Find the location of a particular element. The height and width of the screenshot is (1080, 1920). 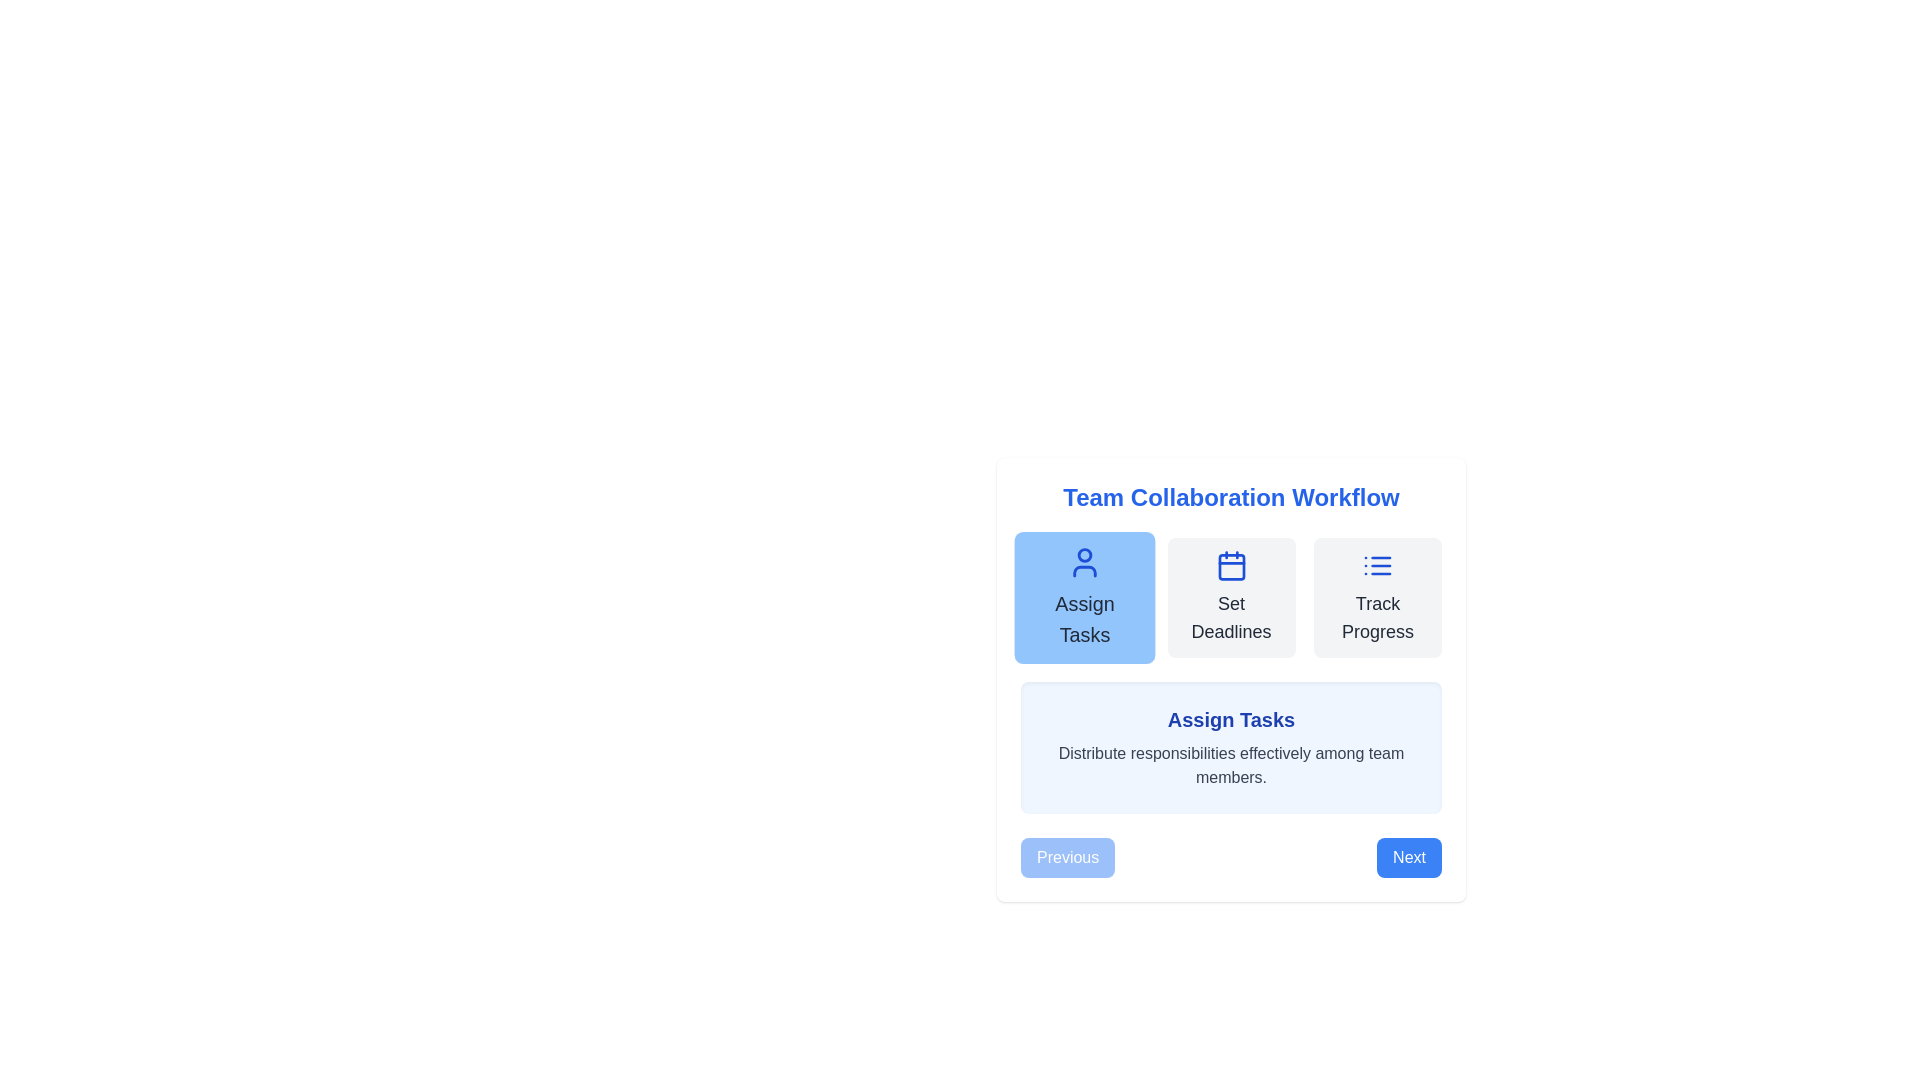

the 'Set Deadlines' label which is styled in bold font with a calendar icon above it, located in a light-gray card between 'Assign Tasks' and 'Track Progress' is located at coordinates (1230, 616).